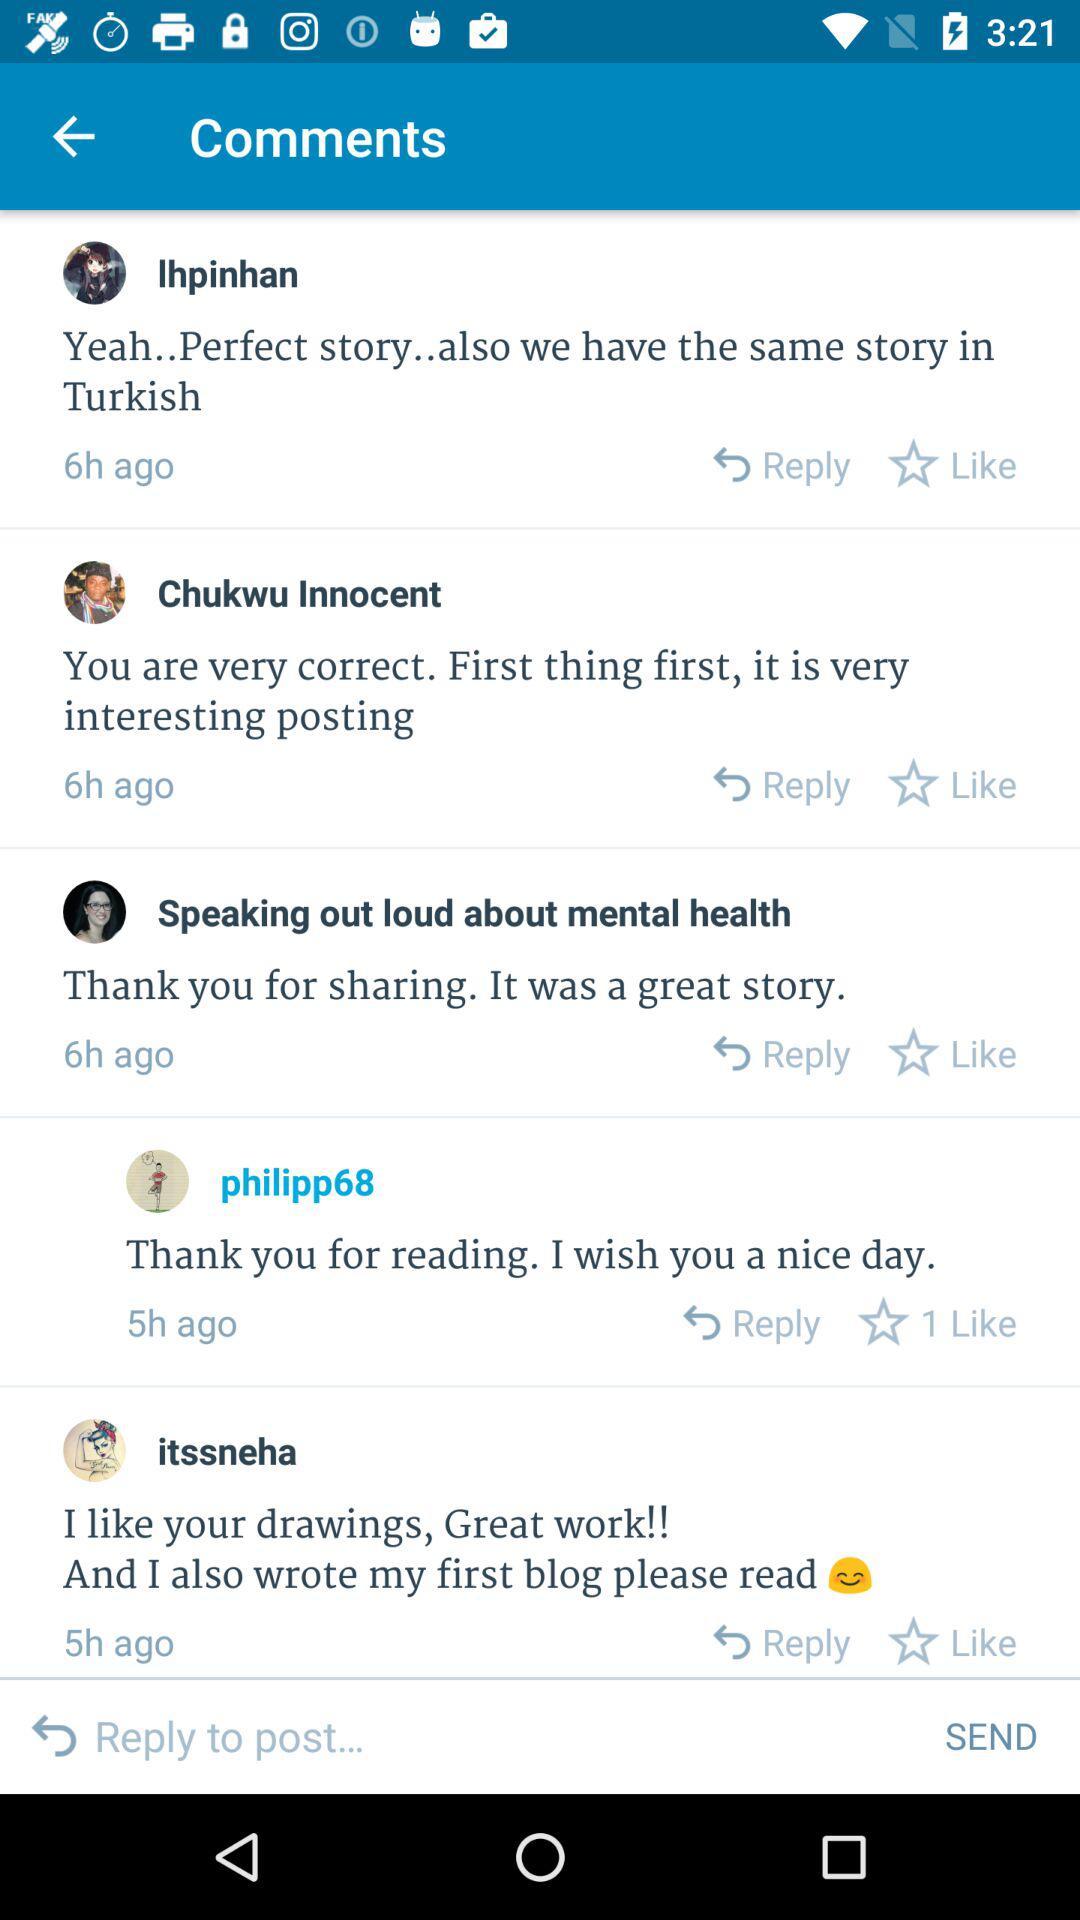 This screenshot has height=1920, width=1080. I want to click on itssneha item, so click(226, 1450).